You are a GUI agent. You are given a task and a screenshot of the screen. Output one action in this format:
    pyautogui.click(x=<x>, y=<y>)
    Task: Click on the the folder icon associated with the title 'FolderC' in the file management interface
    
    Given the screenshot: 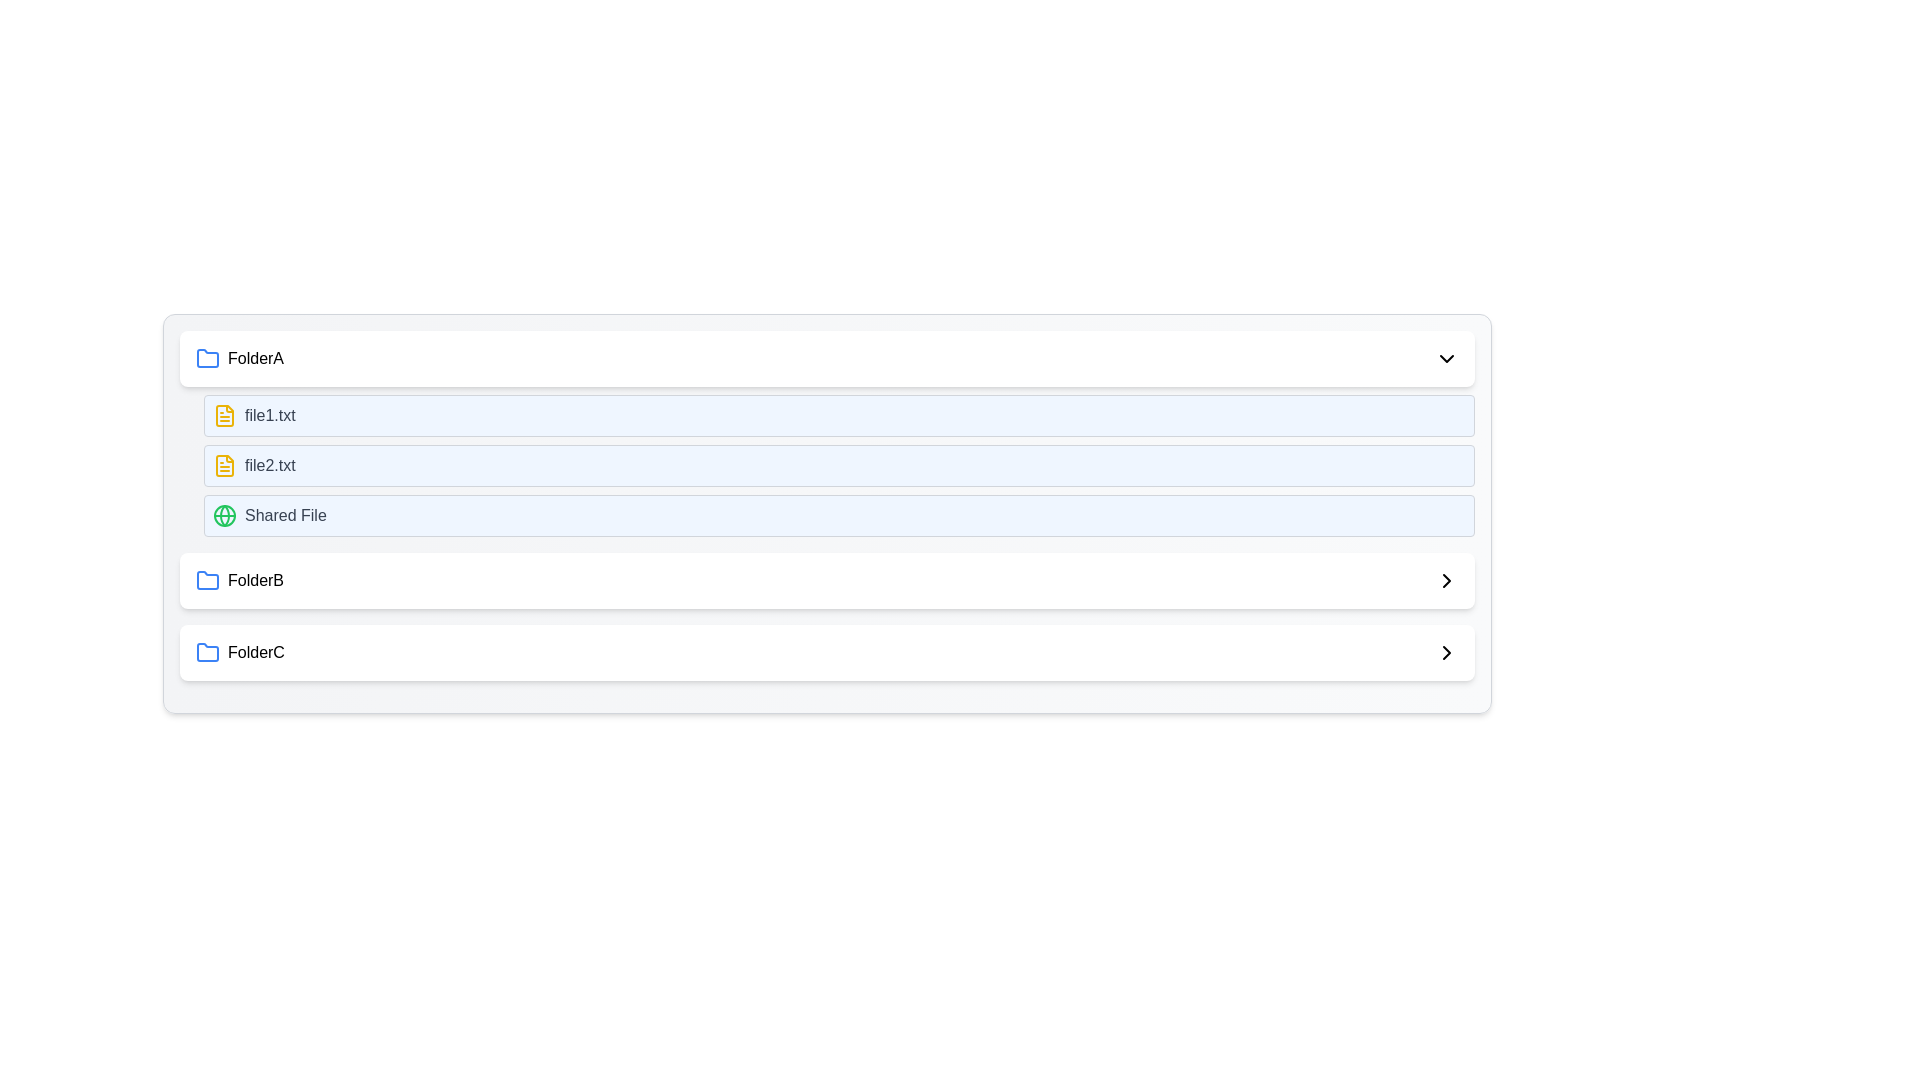 What is the action you would take?
    pyautogui.click(x=207, y=357)
    